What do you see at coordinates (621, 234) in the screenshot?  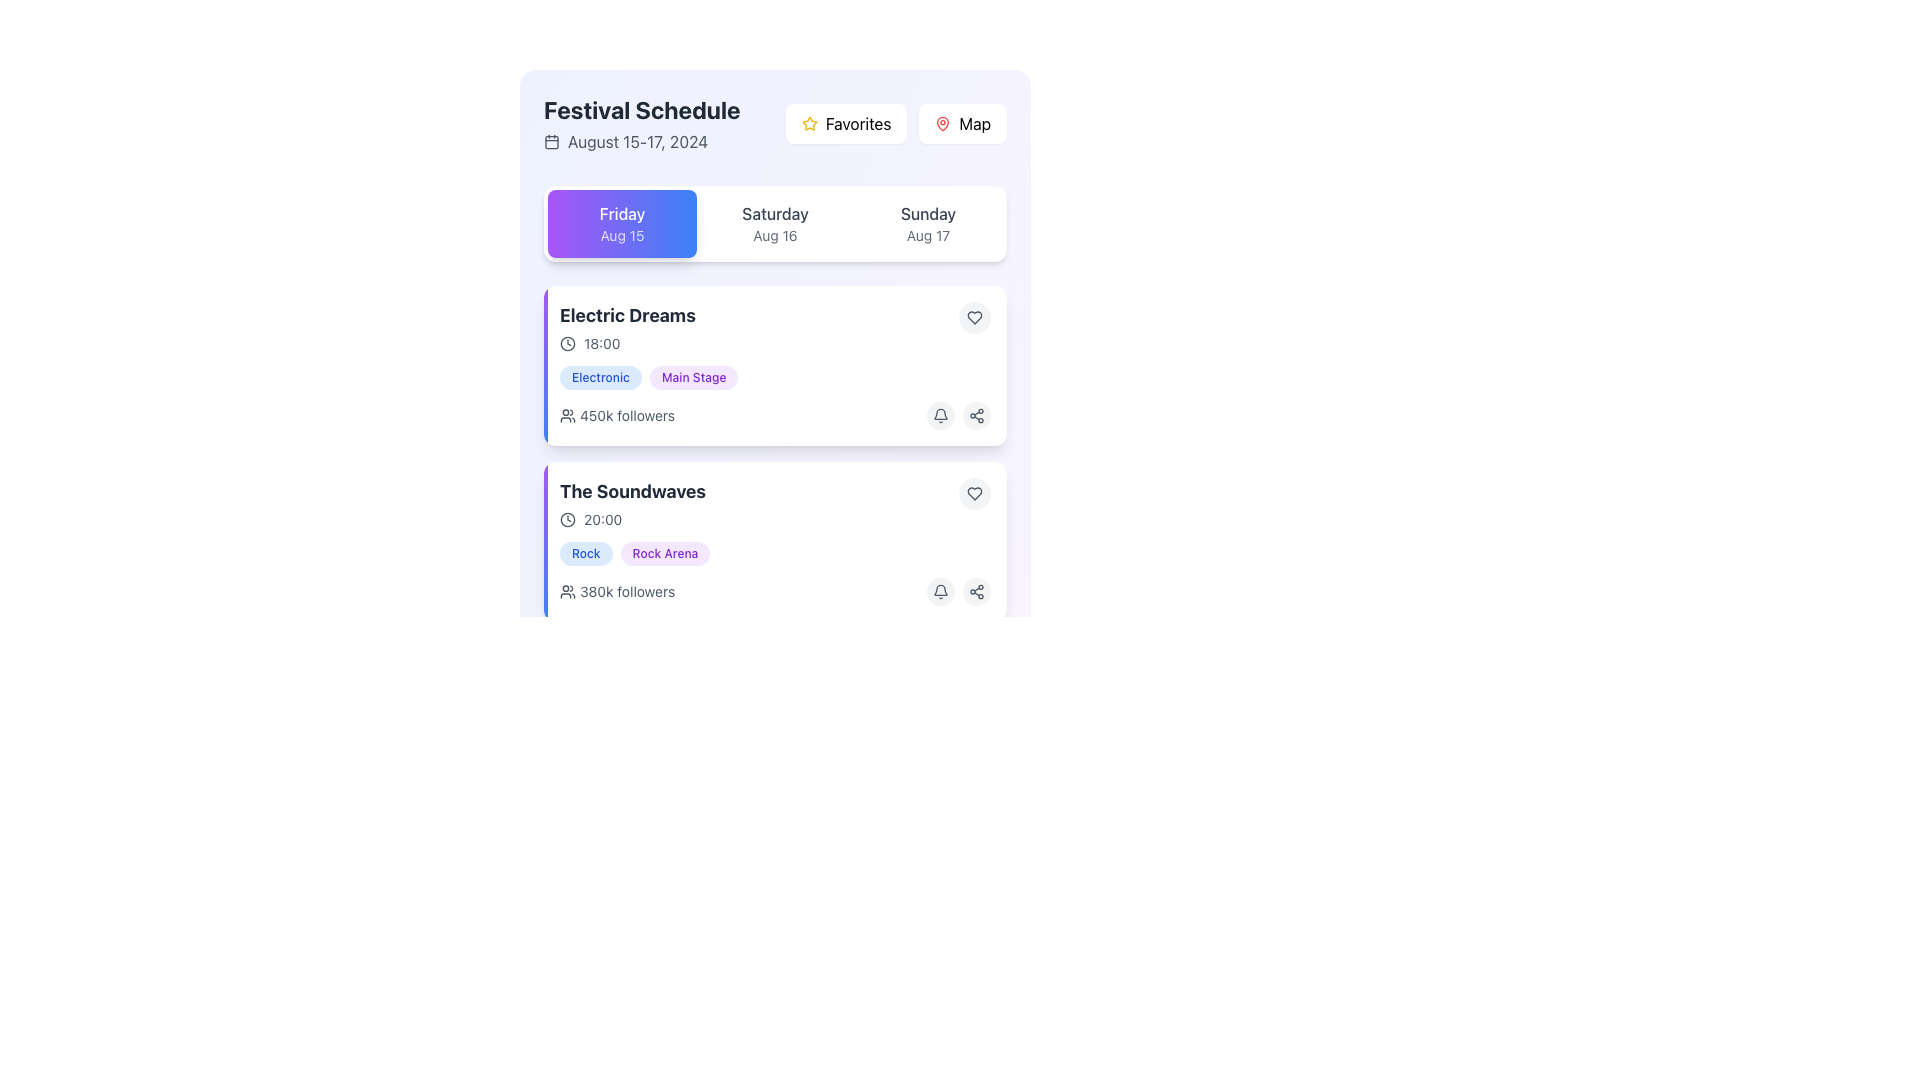 I see `the decorative text label indicating the date associated with the 'Friday' button, which is positioned below the 'Friday' text and above the main content area` at bounding box center [621, 234].